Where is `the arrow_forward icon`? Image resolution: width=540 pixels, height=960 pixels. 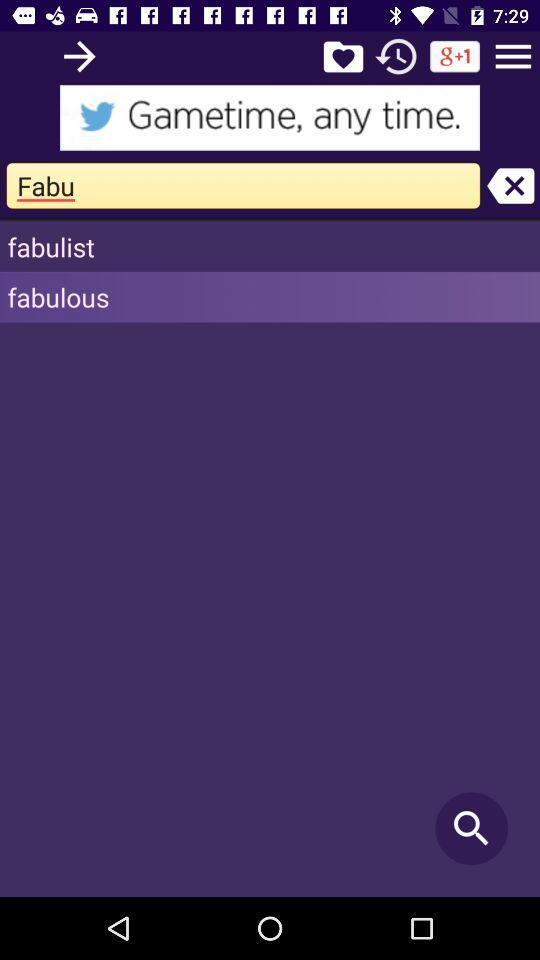 the arrow_forward icon is located at coordinates (78, 55).